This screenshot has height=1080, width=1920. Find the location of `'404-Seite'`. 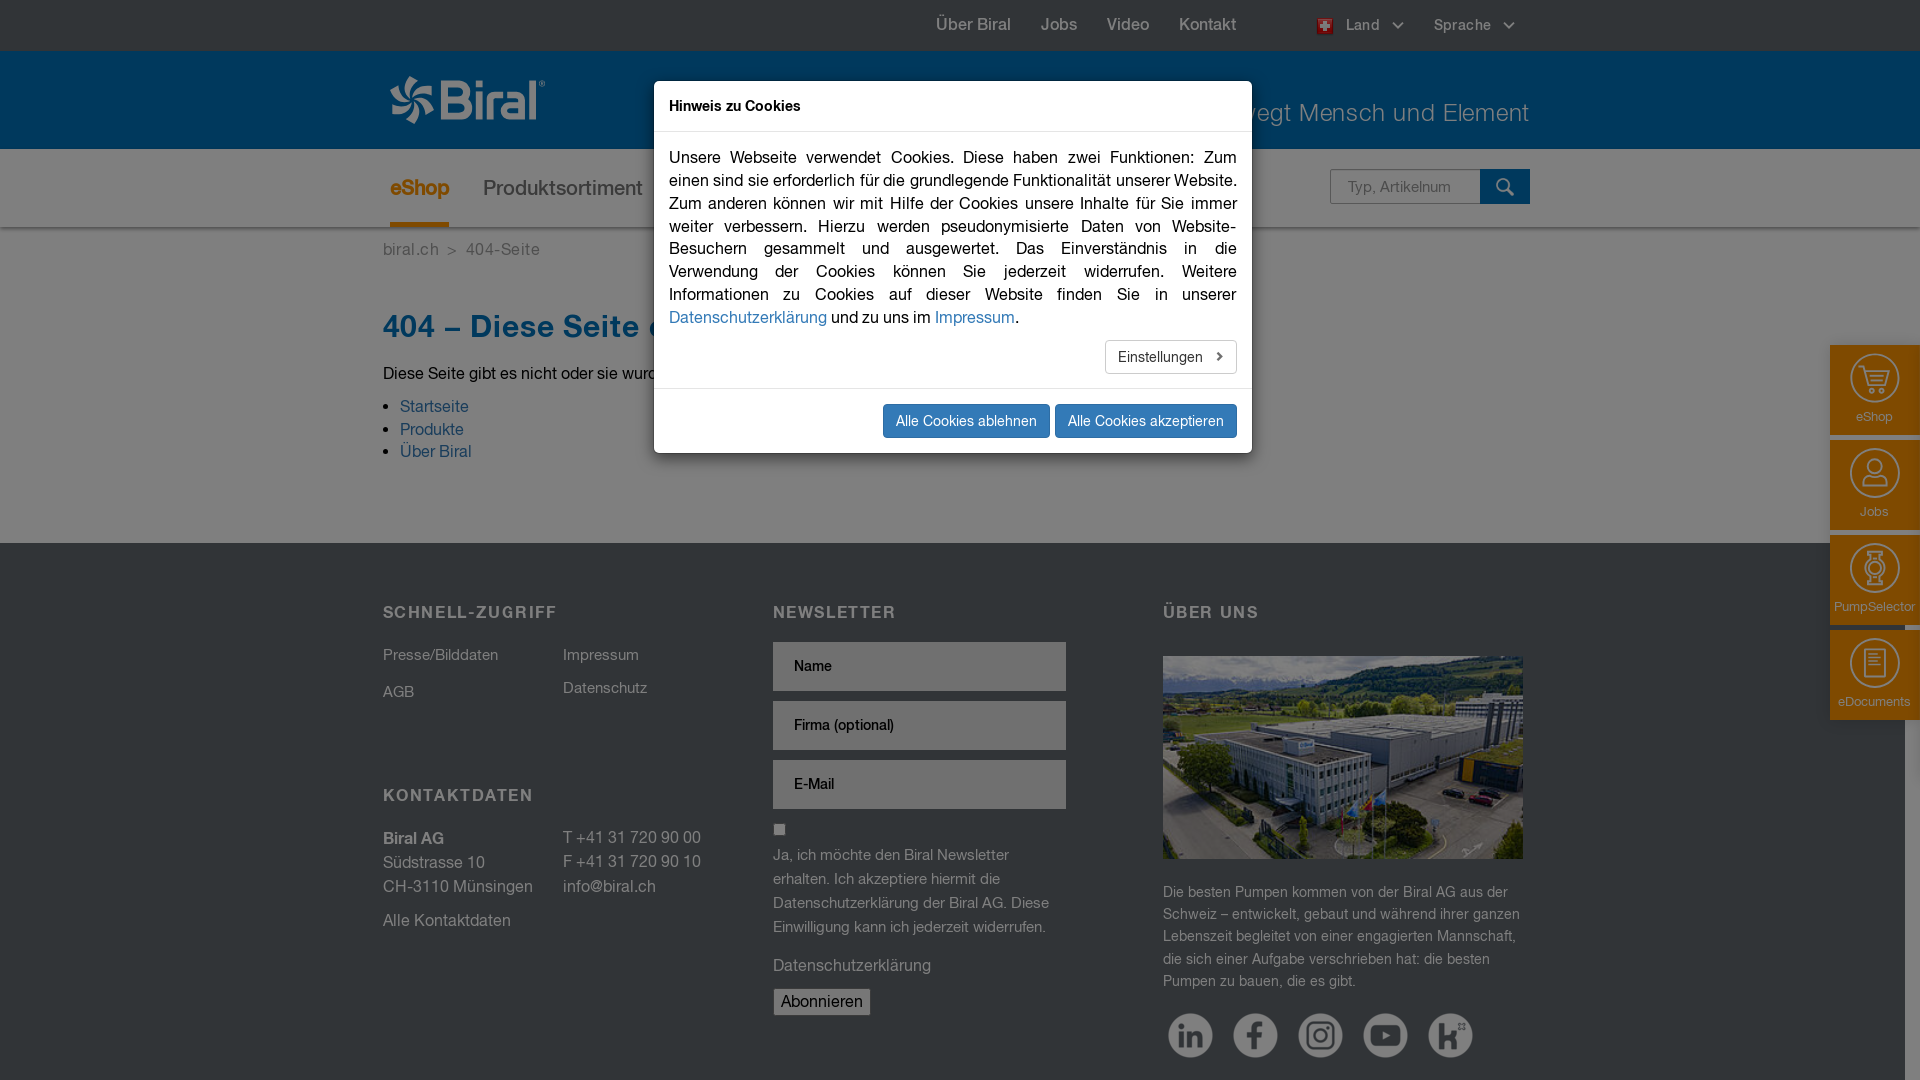

'404-Seite' is located at coordinates (503, 248).